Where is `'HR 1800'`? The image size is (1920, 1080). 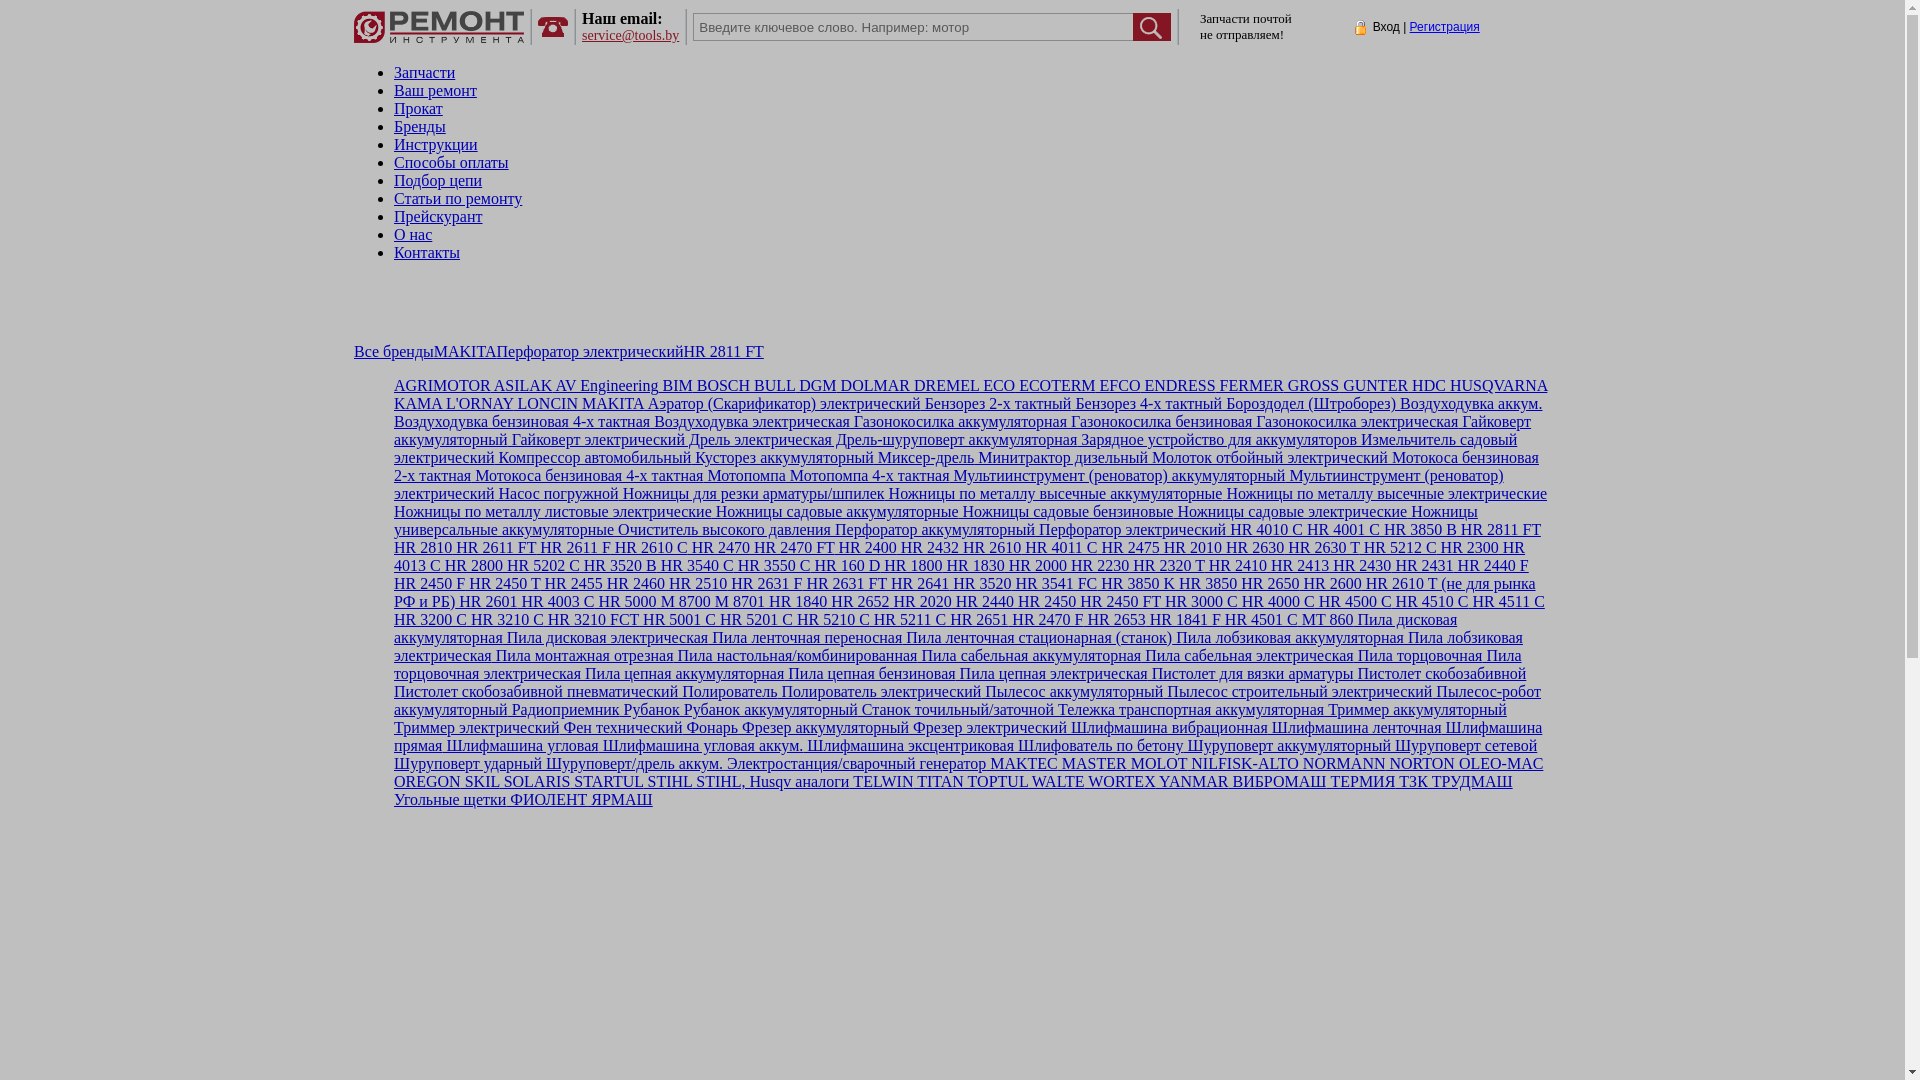
'HR 1800' is located at coordinates (910, 565).